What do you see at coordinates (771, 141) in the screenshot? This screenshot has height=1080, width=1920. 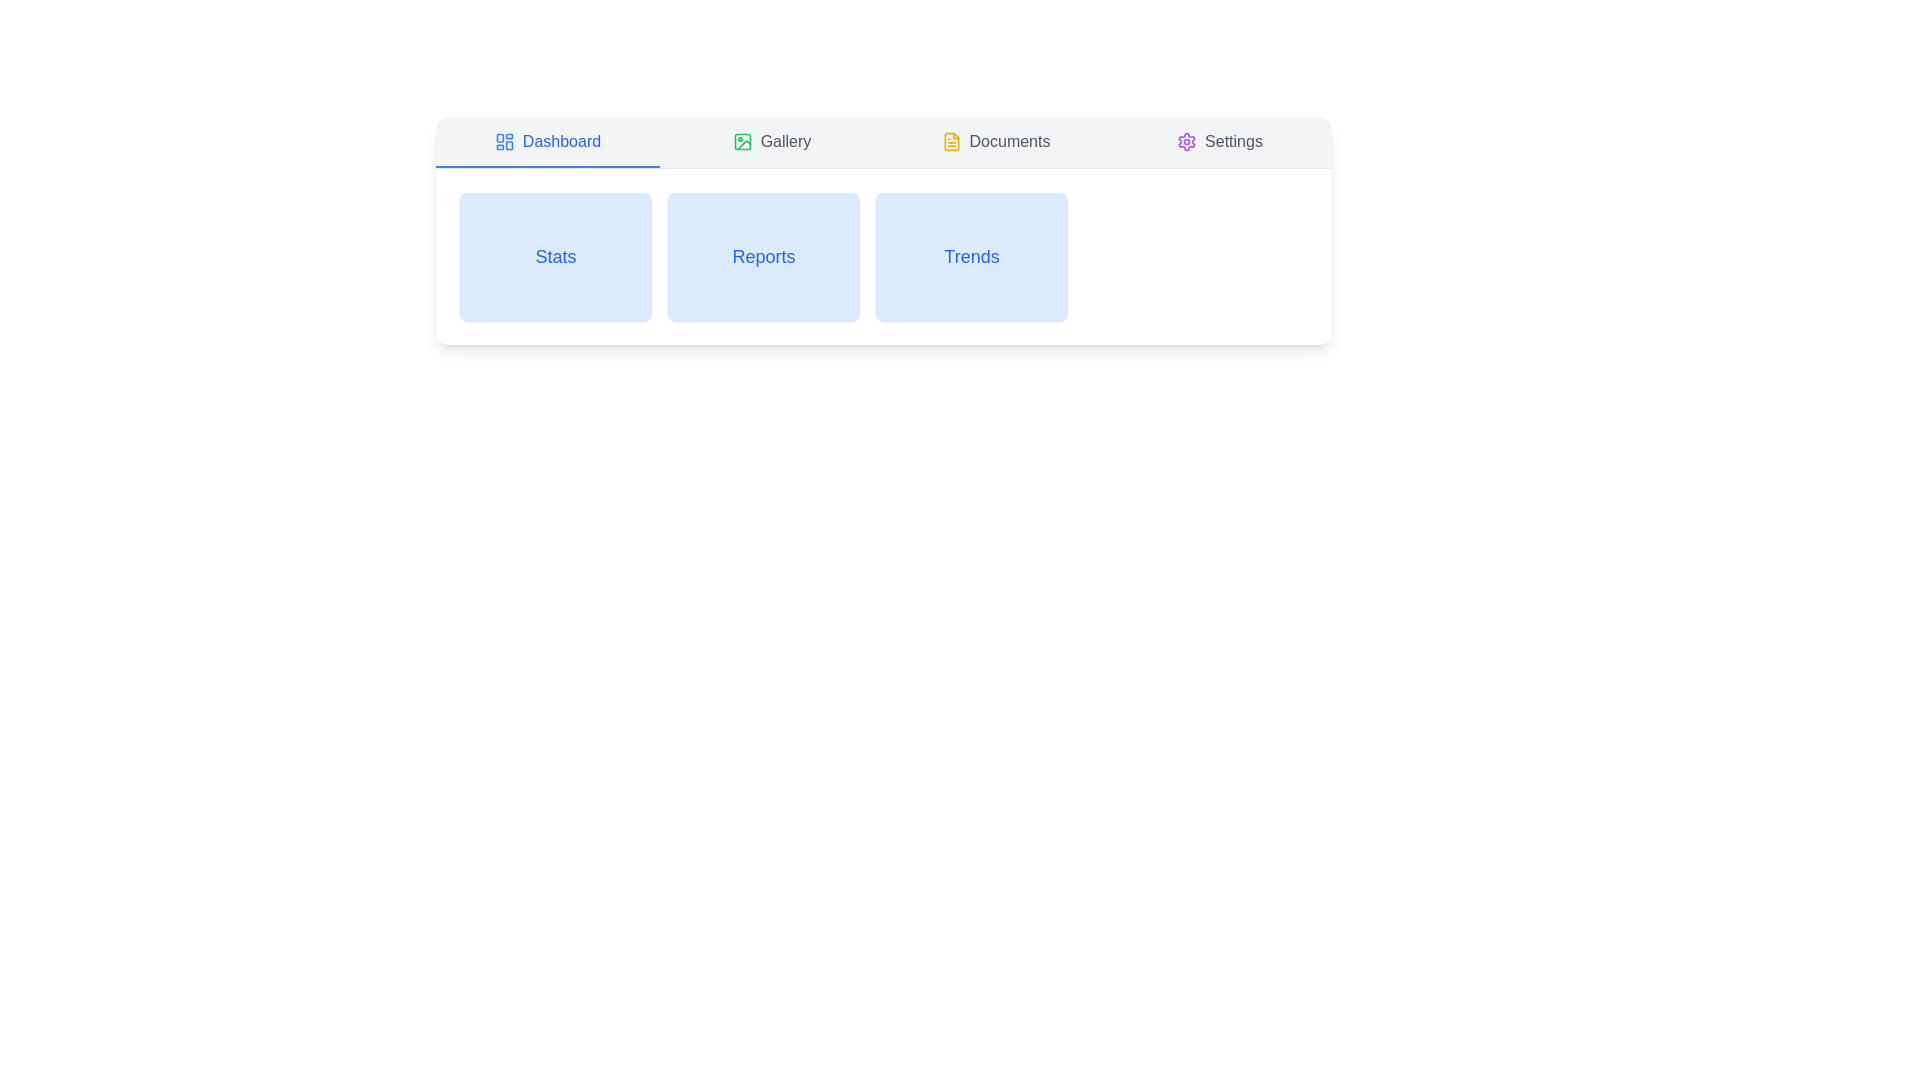 I see `the 'Gallery' button, which is a horizontal tab with a green-framed image icon` at bounding box center [771, 141].